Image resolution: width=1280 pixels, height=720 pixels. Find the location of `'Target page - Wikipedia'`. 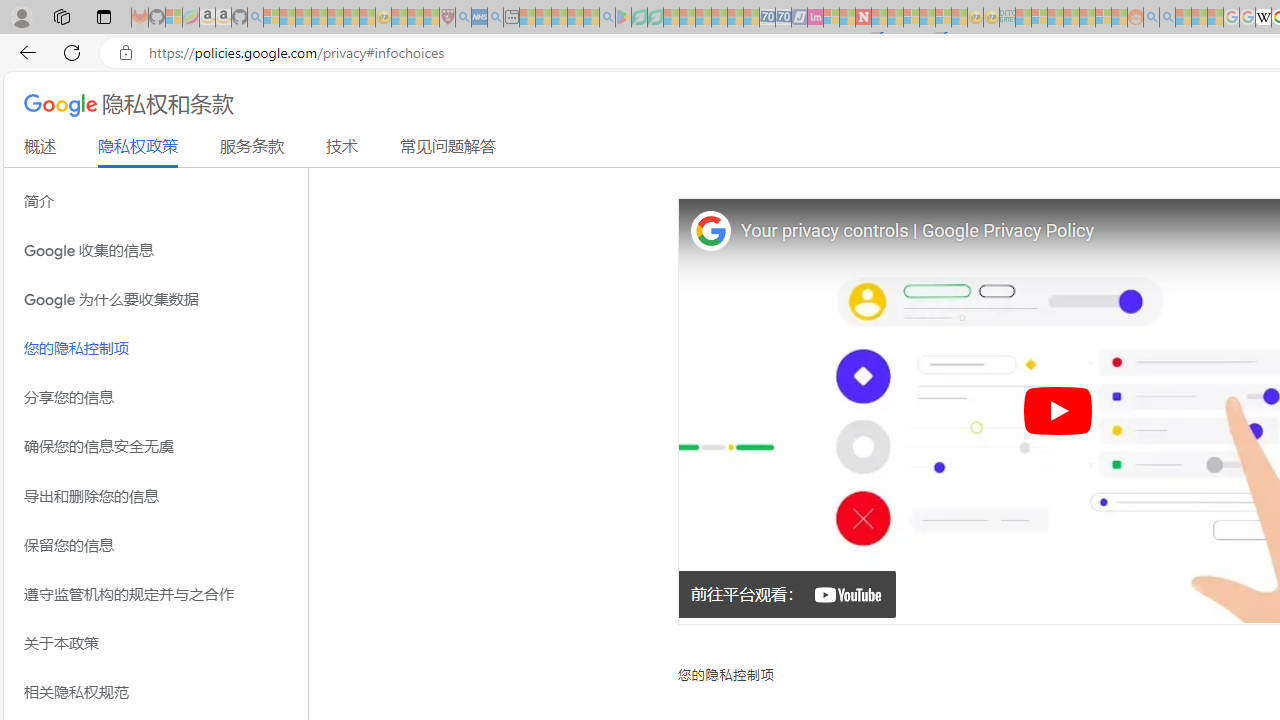

'Target page - Wikipedia' is located at coordinates (1262, 17).